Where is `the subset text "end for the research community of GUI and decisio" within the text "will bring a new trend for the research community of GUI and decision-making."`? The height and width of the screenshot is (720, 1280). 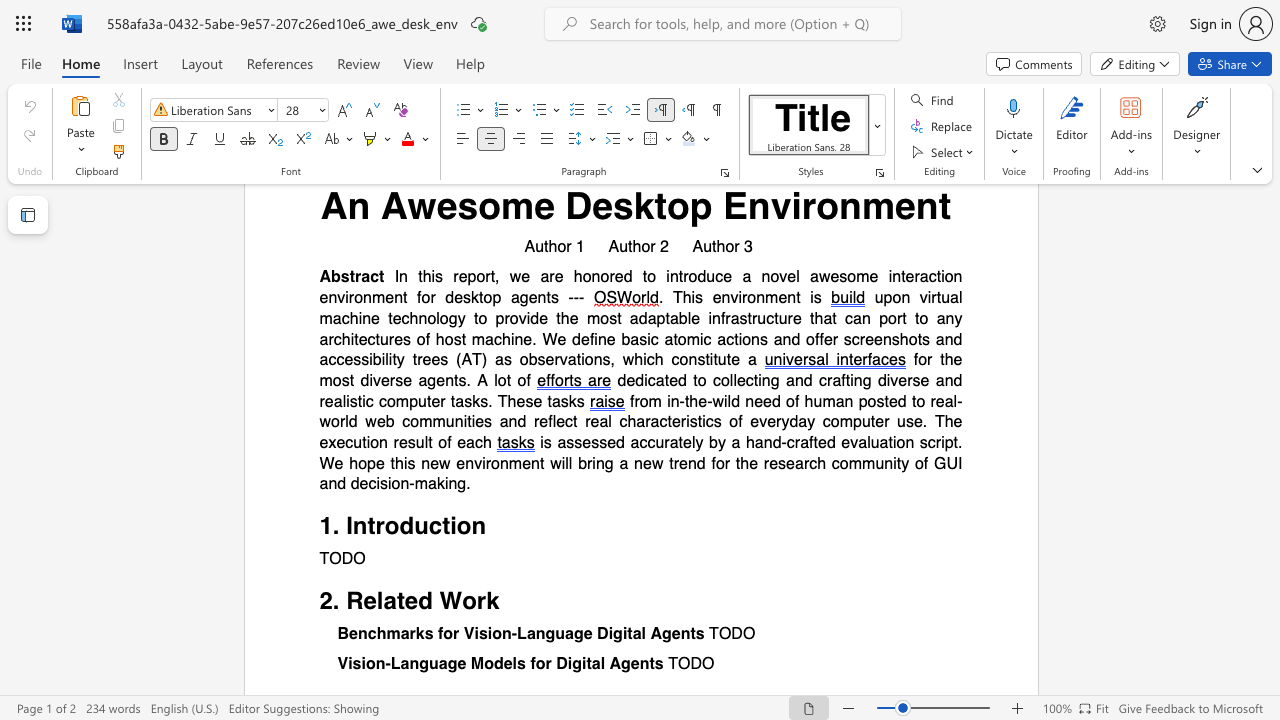
the subset text "end for the research community of GUI and decisio" within the text "will bring a new trend for the research community of GUI and decision-making." is located at coordinates (679, 463).